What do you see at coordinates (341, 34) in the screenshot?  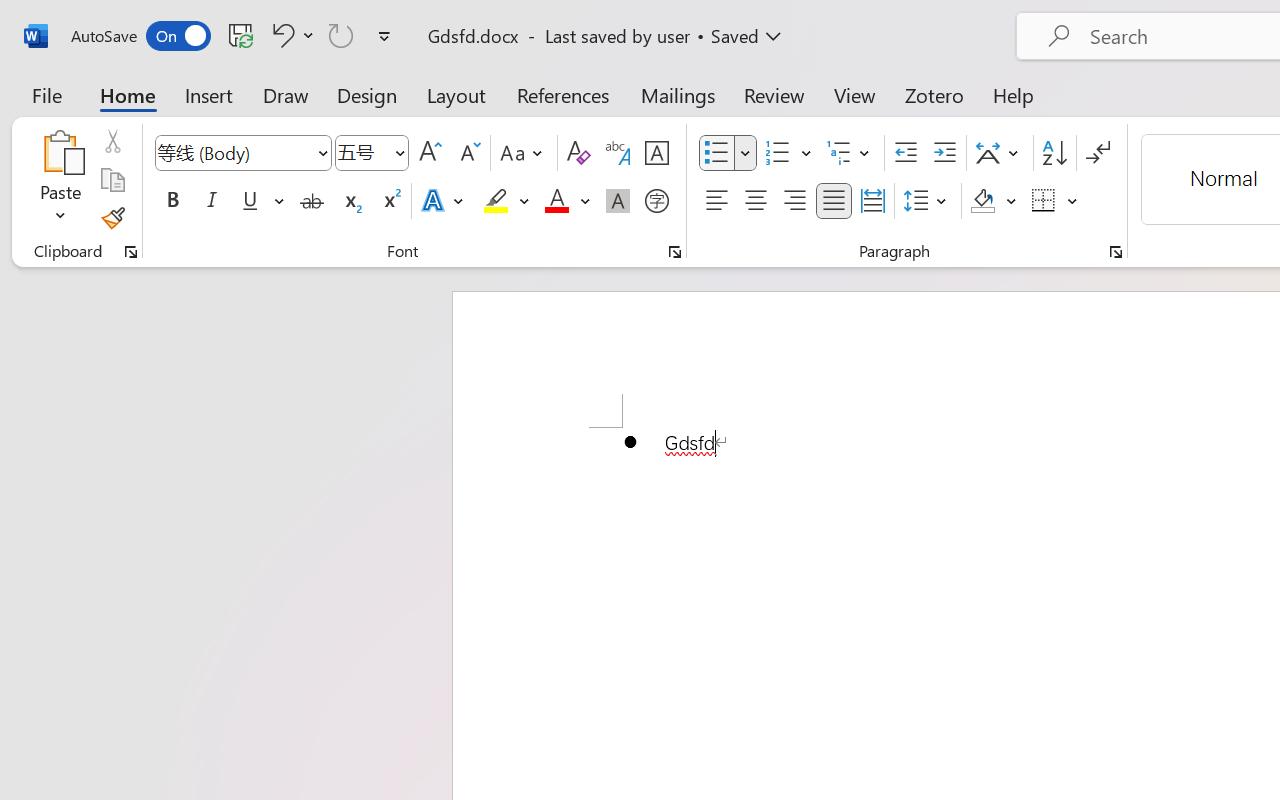 I see `'Can'` at bounding box center [341, 34].